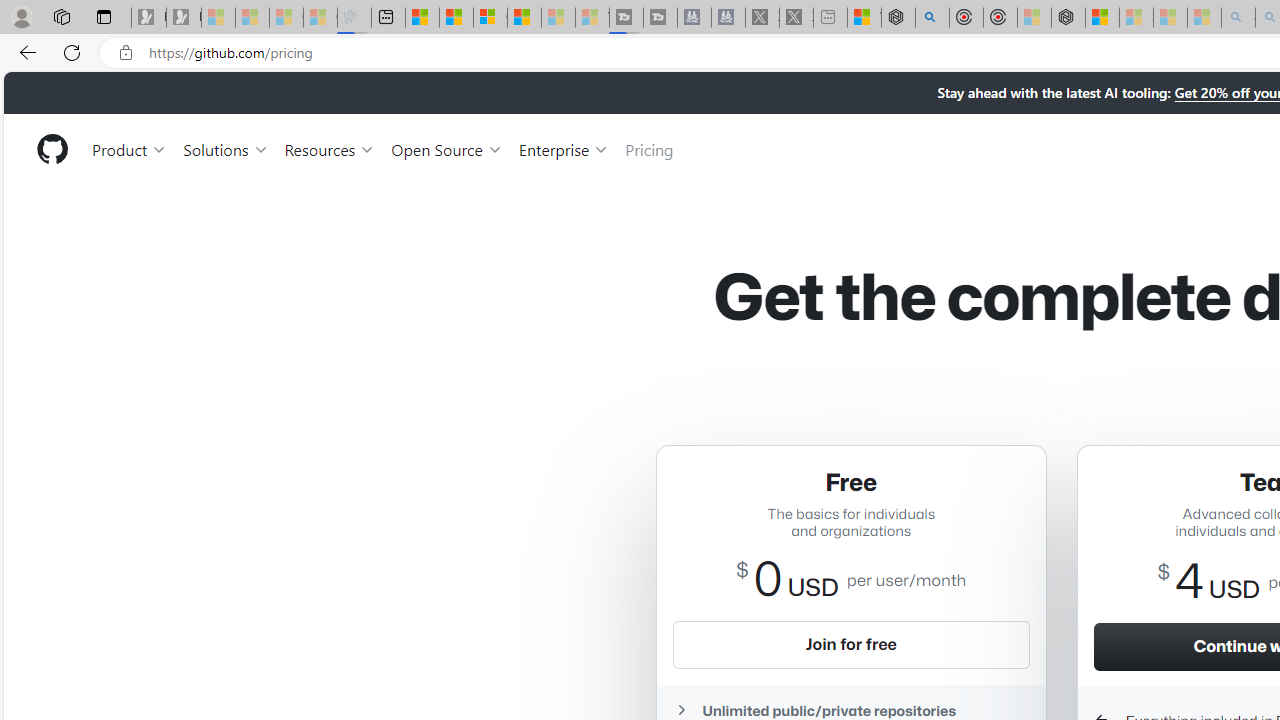 The width and height of the screenshot is (1280, 720). Describe the element at coordinates (851, 644) in the screenshot. I see `'Join for free'` at that location.